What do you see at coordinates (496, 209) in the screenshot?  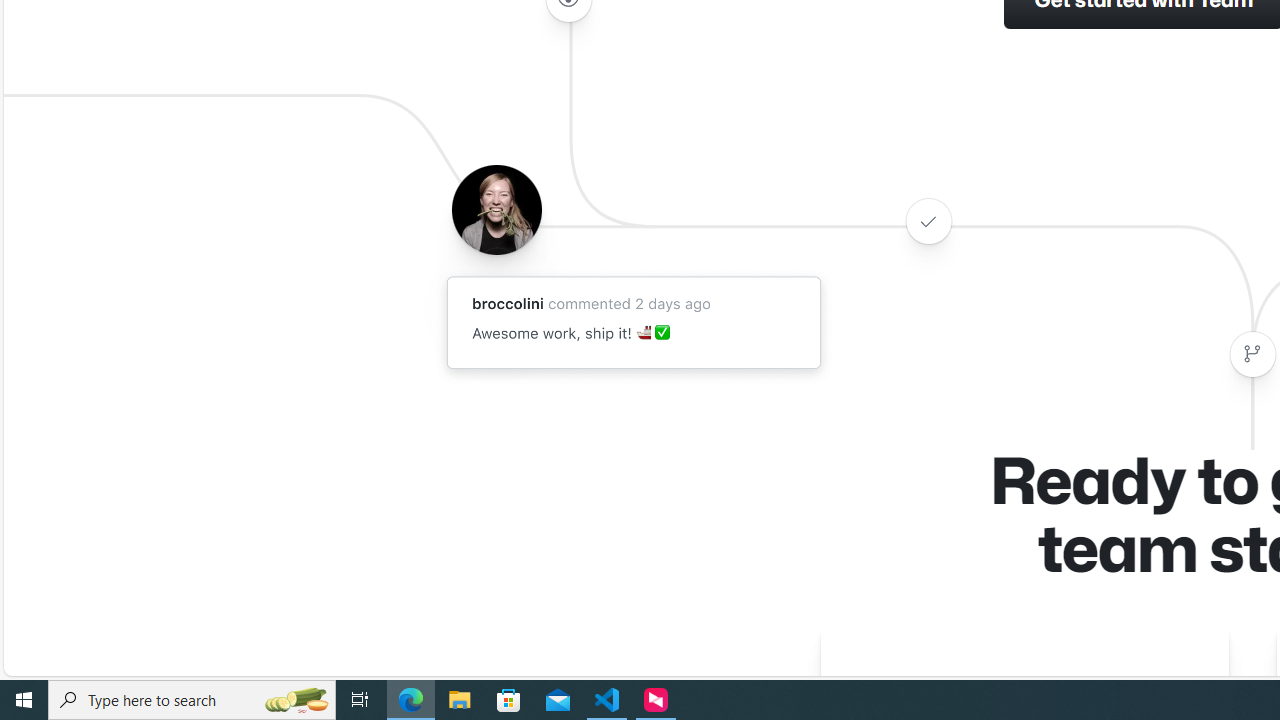 I see `'Avatar of the user broccolini'` at bounding box center [496, 209].